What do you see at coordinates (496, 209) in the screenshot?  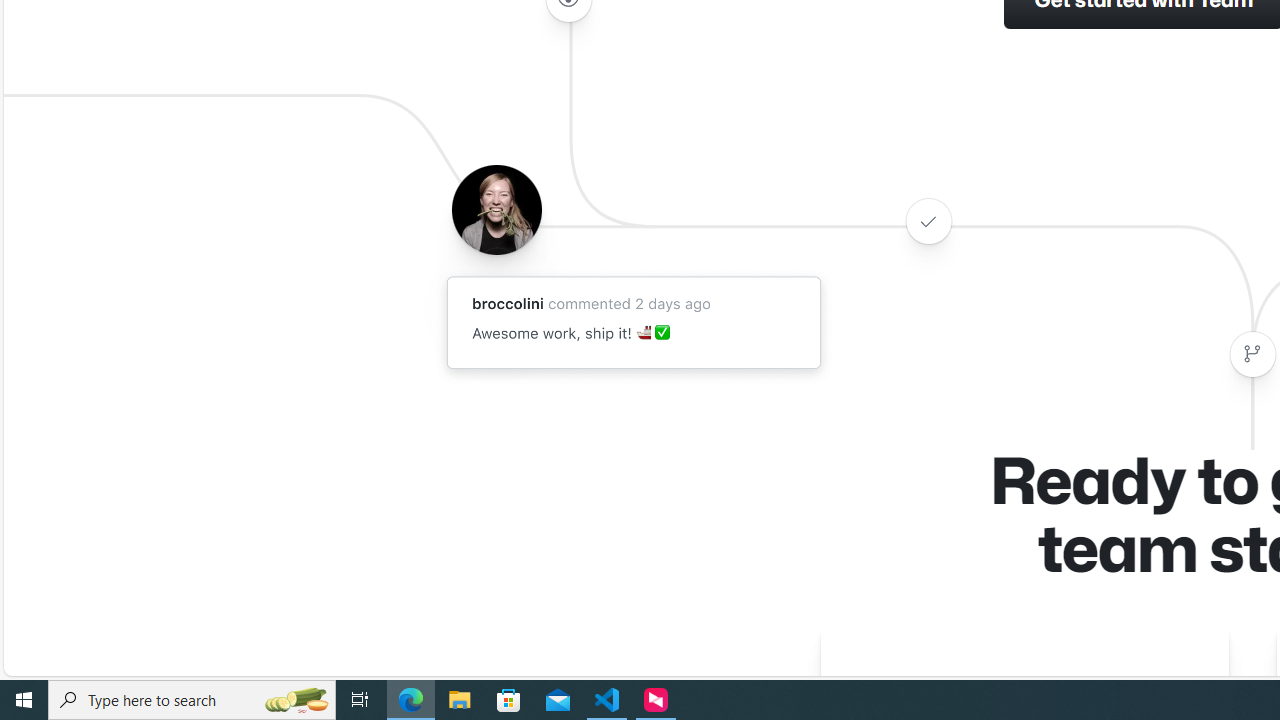 I see `'Avatar of the user broccolini'` at bounding box center [496, 209].